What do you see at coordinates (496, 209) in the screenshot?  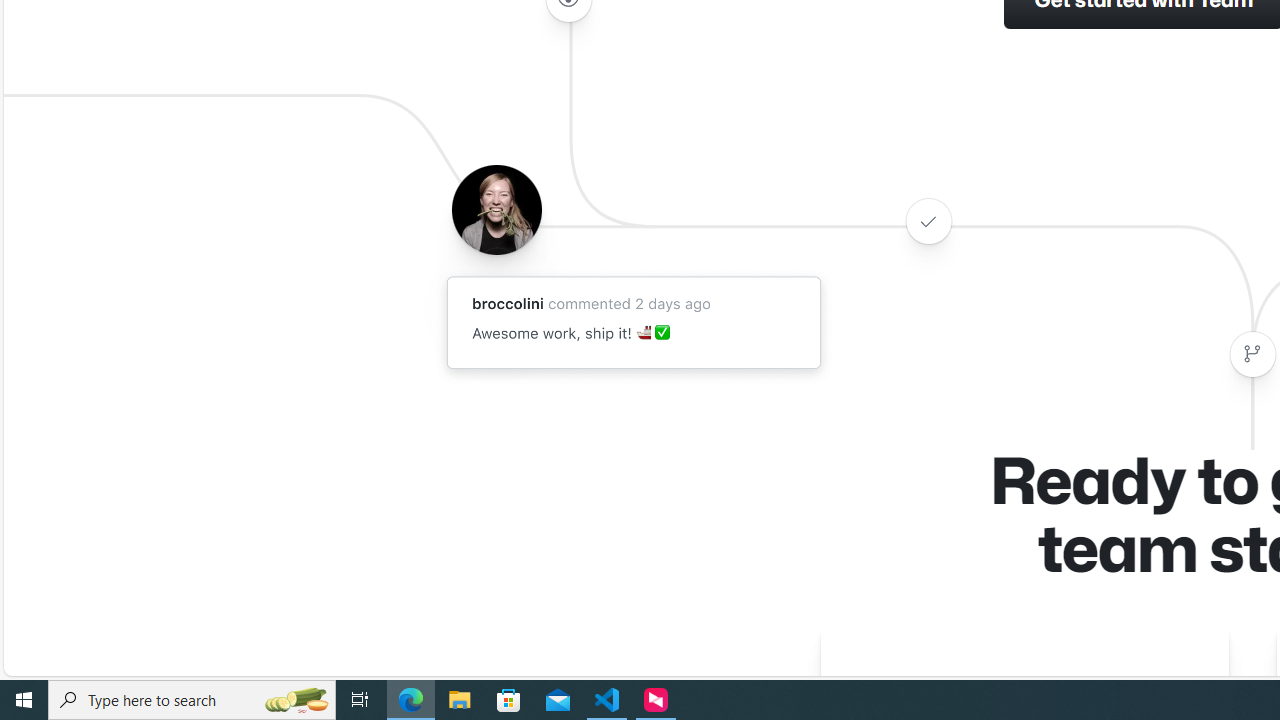 I see `'Avatar of the user broccolini'` at bounding box center [496, 209].